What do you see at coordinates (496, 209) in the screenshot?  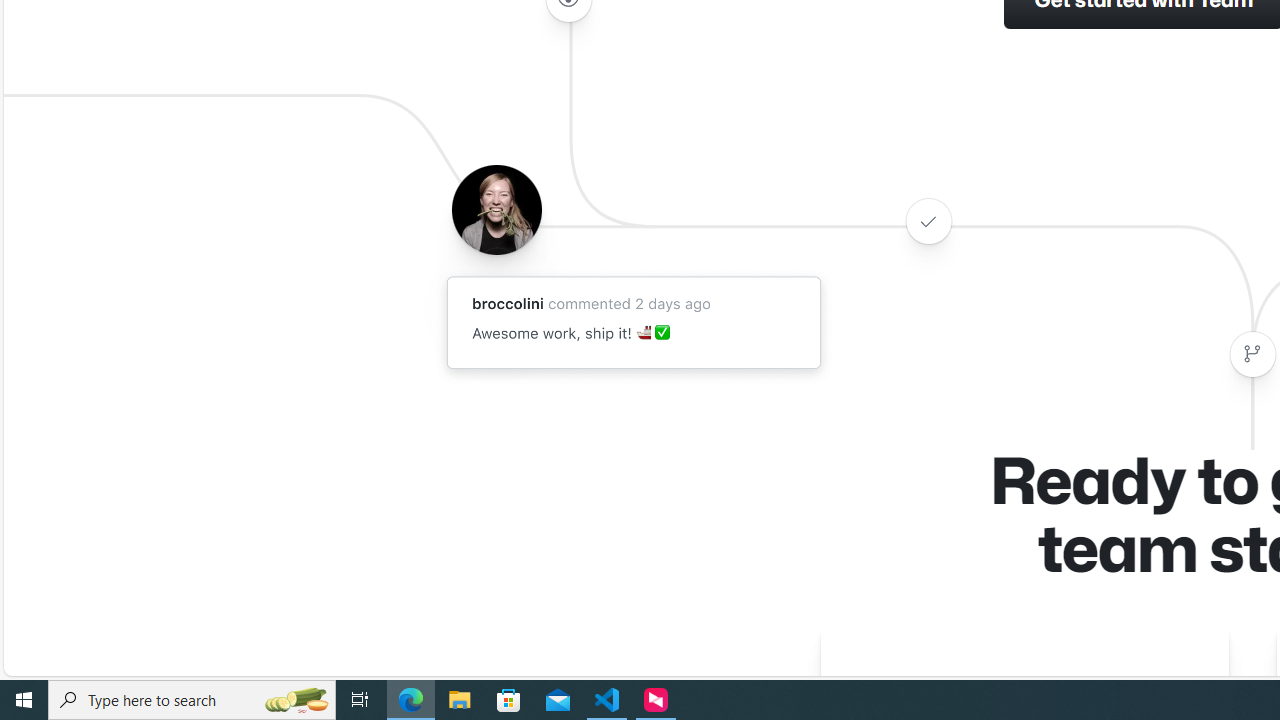 I see `'Avatar of the user broccolini'` at bounding box center [496, 209].